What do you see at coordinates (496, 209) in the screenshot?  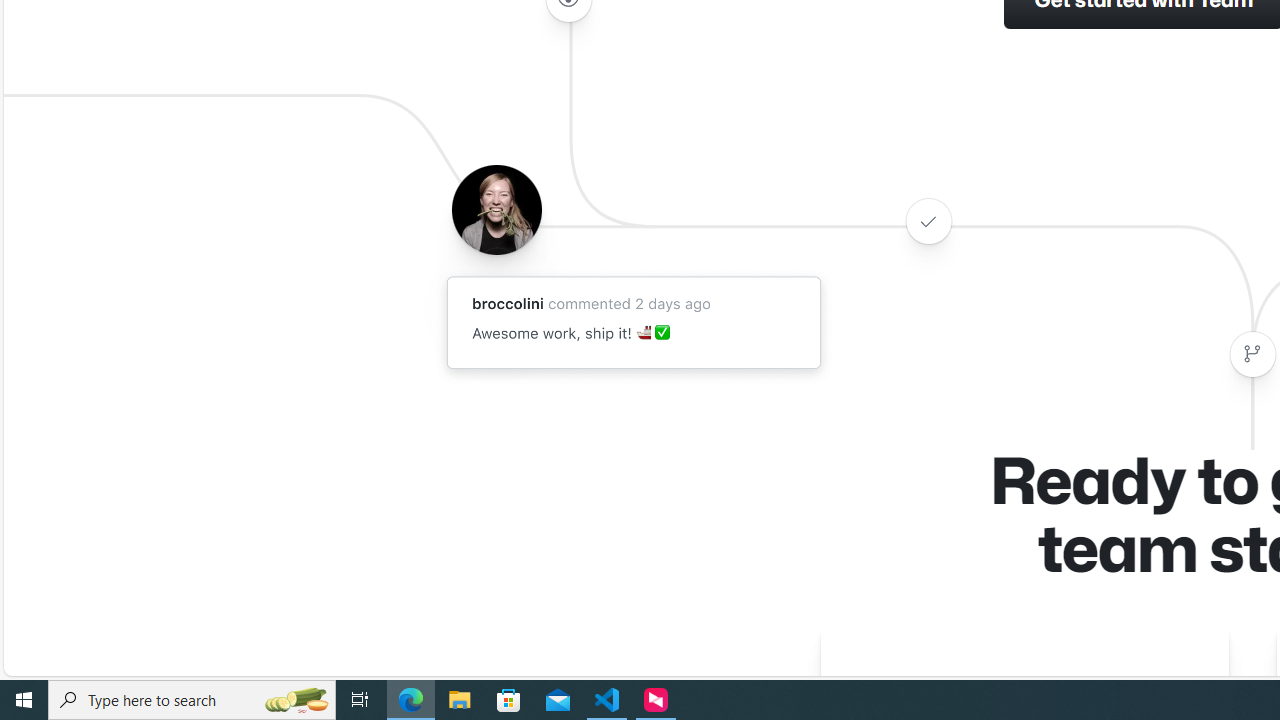 I see `'Avatar of the user broccolini'` at bounding box center [496, 209].